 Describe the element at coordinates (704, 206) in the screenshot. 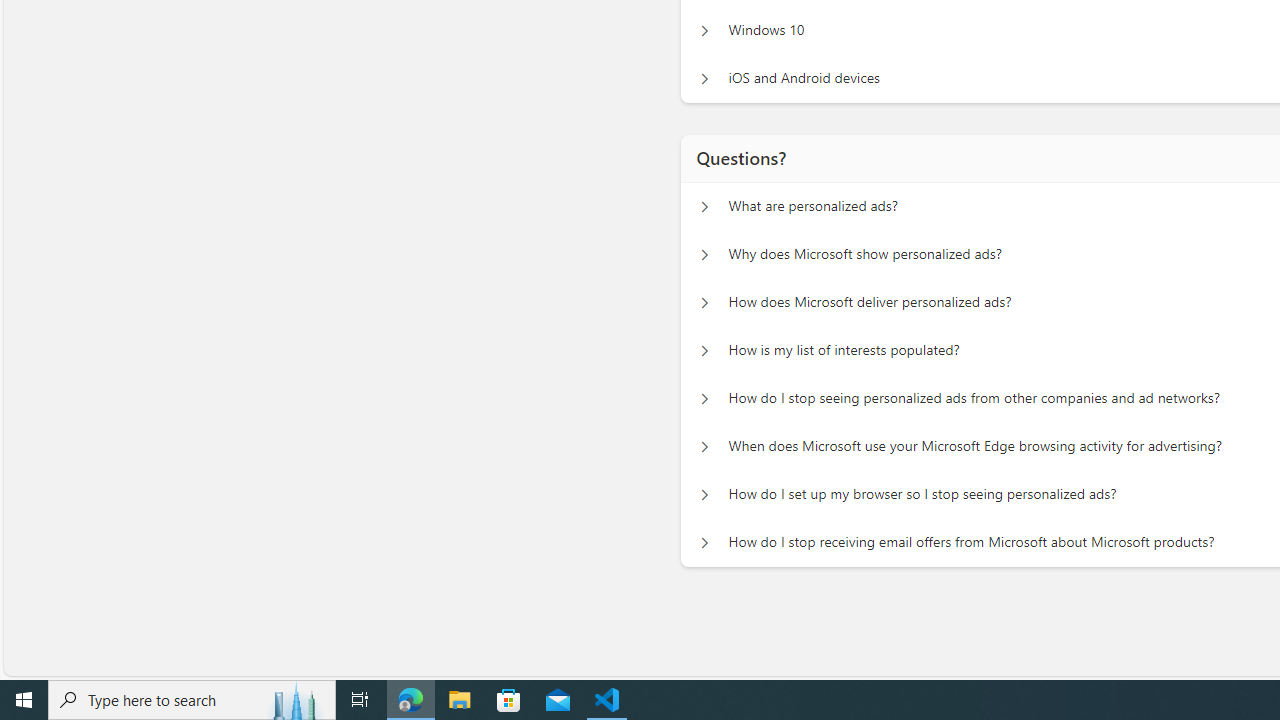

I see `'Questions? What are personalized ads?'` at that location.